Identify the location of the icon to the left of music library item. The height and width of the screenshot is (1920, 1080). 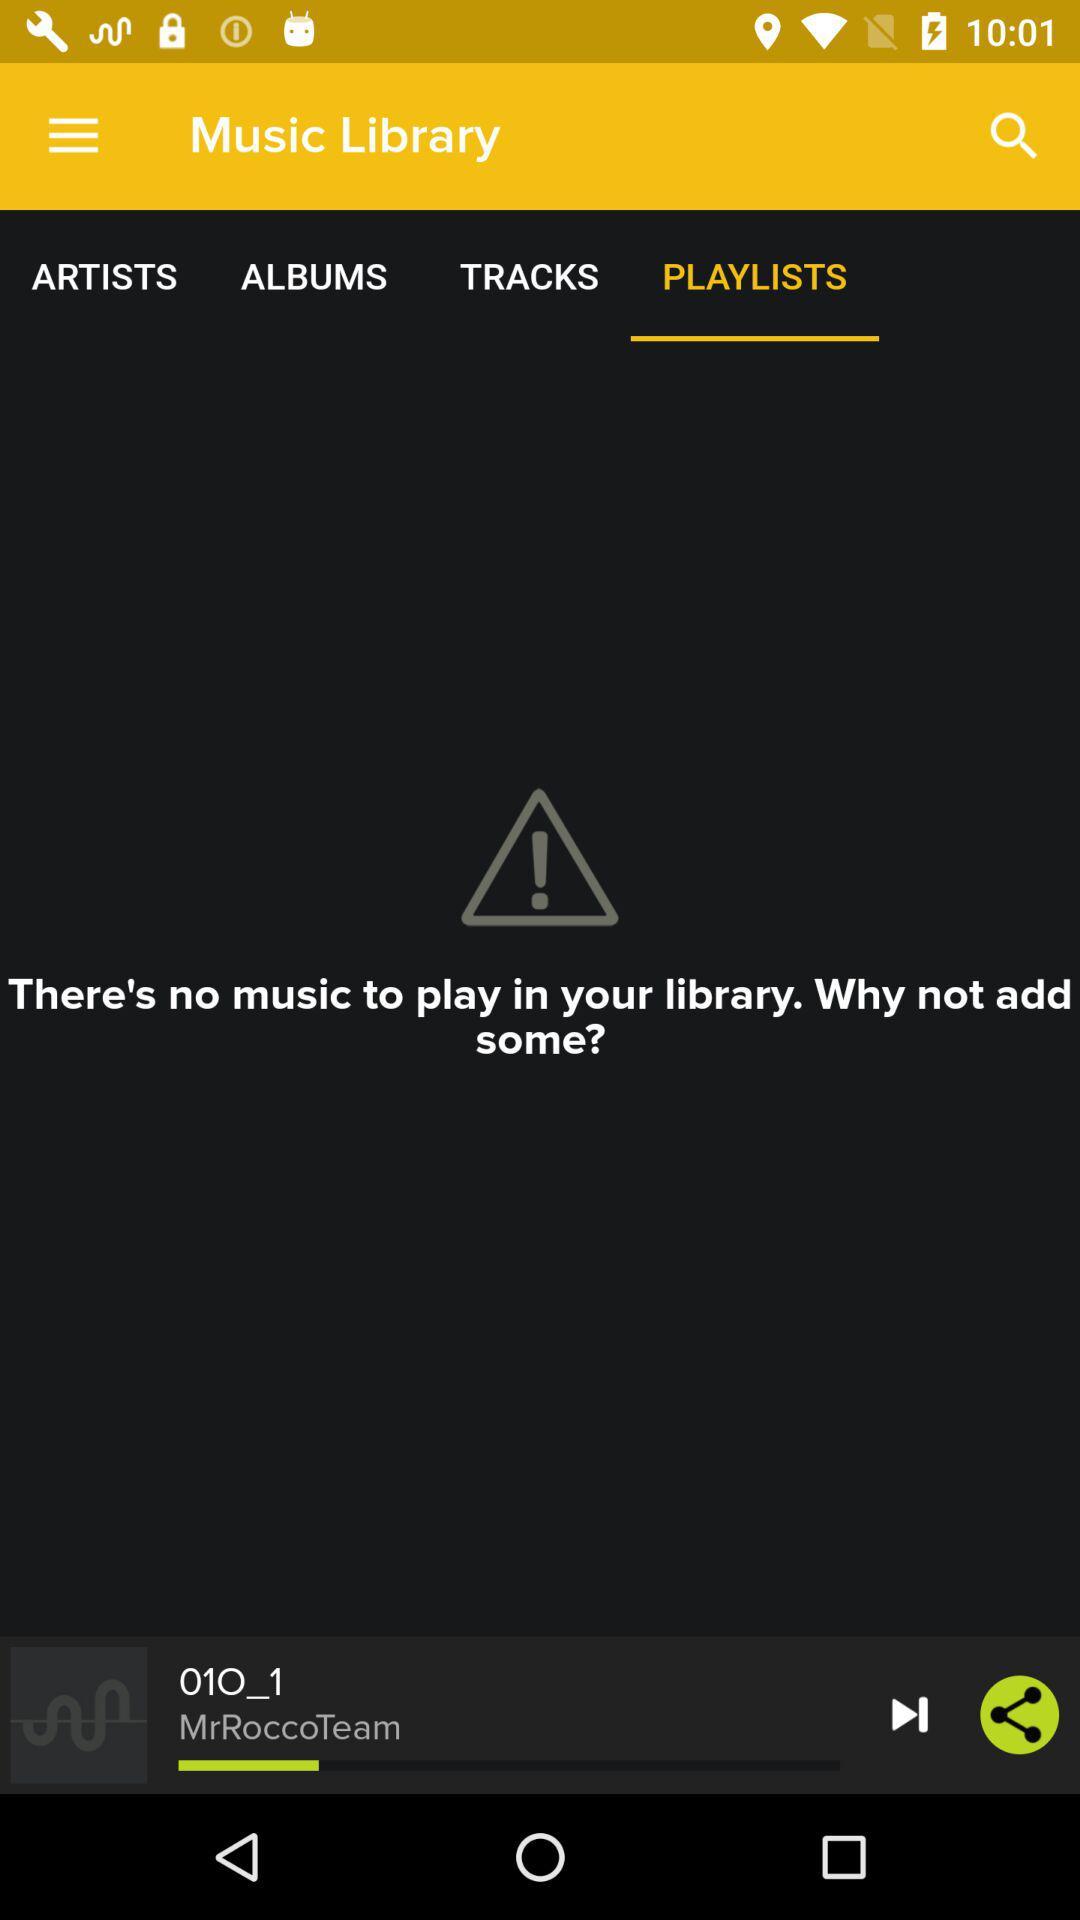
(72, 135).